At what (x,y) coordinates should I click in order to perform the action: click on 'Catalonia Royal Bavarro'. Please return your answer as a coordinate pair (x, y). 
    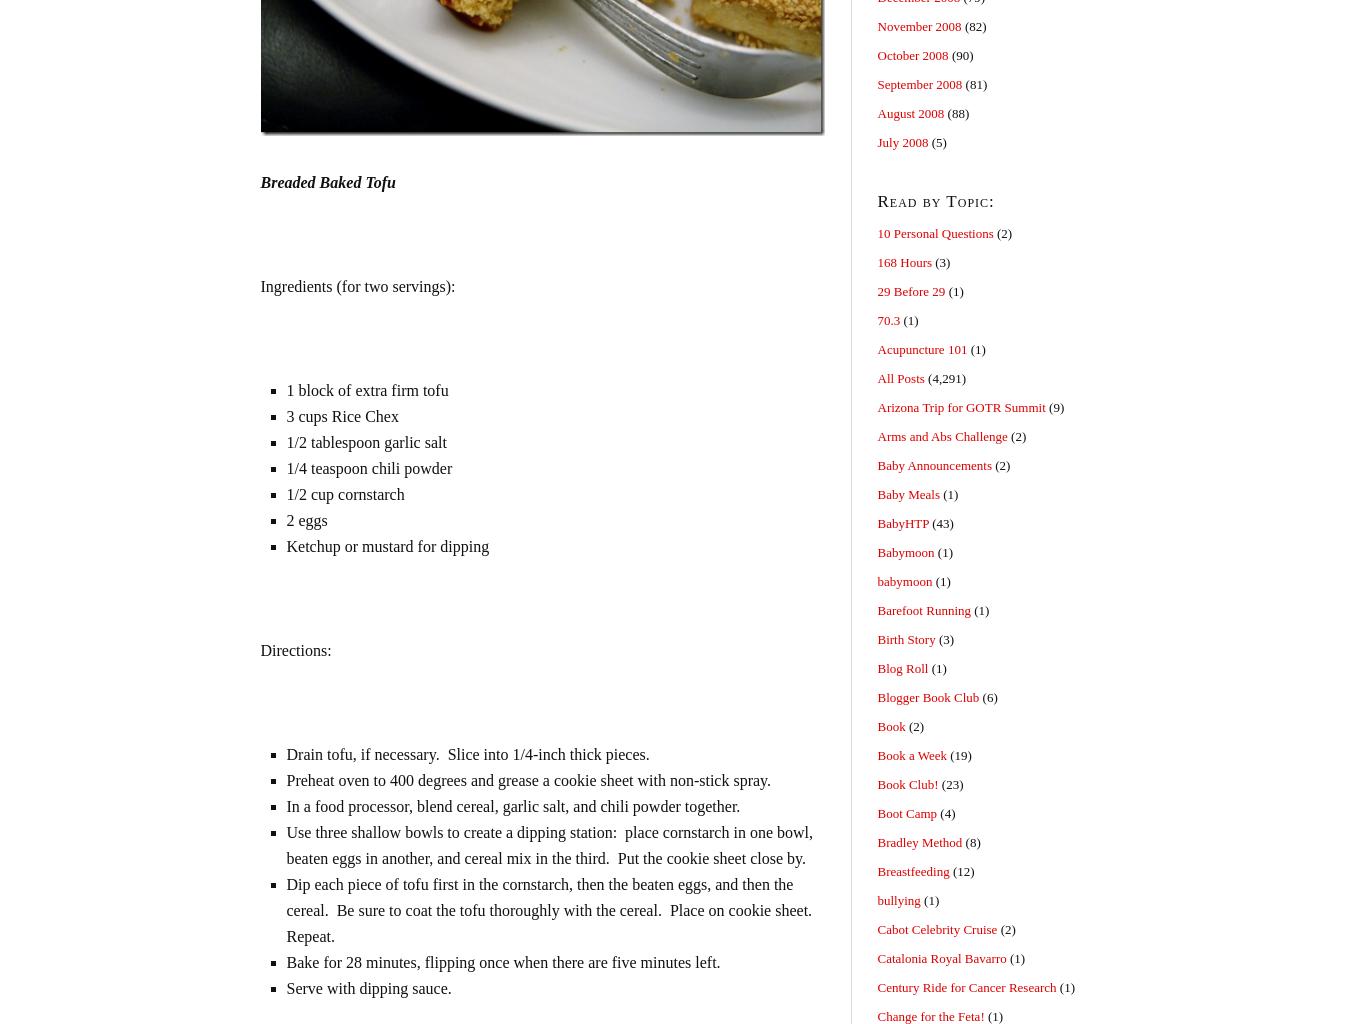
    Looking at the image, I should click on (941, 958).